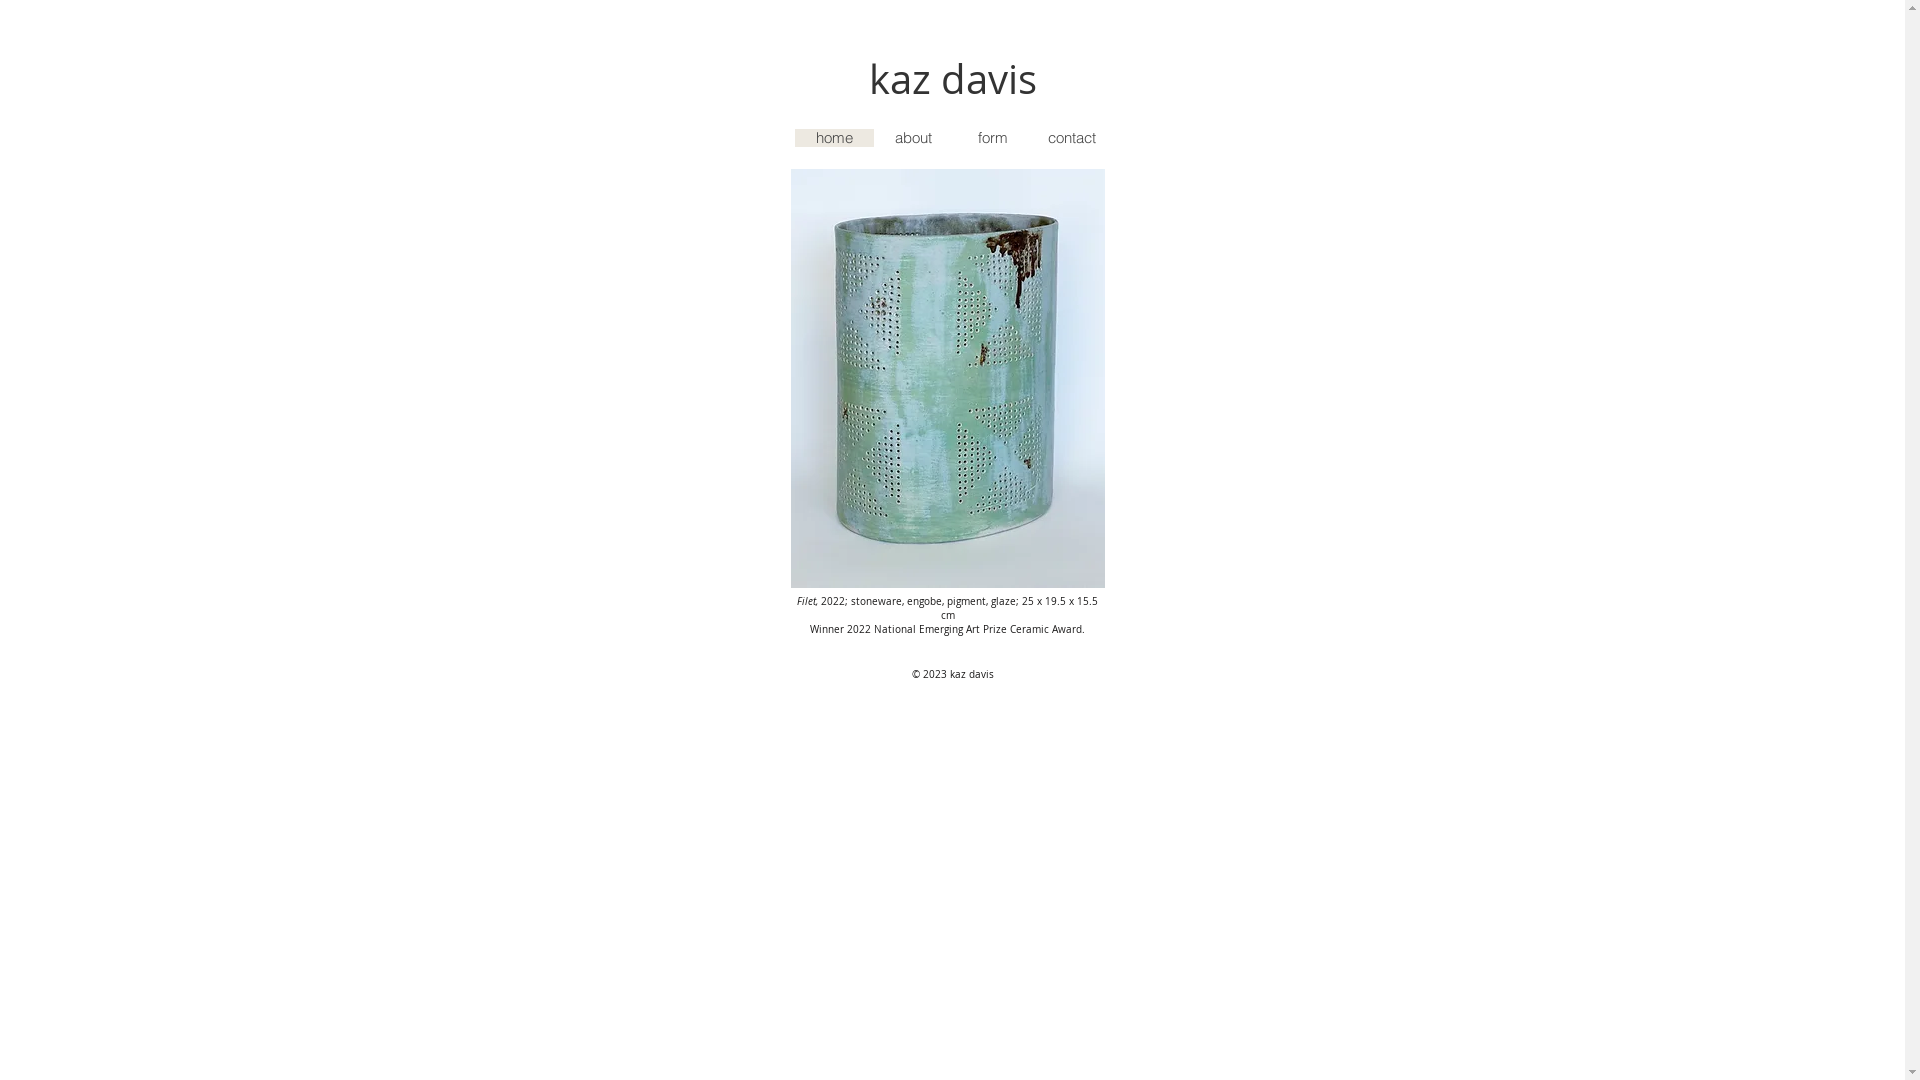 This screenshot has height=1080, width=1920. What do you see at coordinates (912, 137) in the screenshot?
I see `'about'` at bounding box center [912, 137].